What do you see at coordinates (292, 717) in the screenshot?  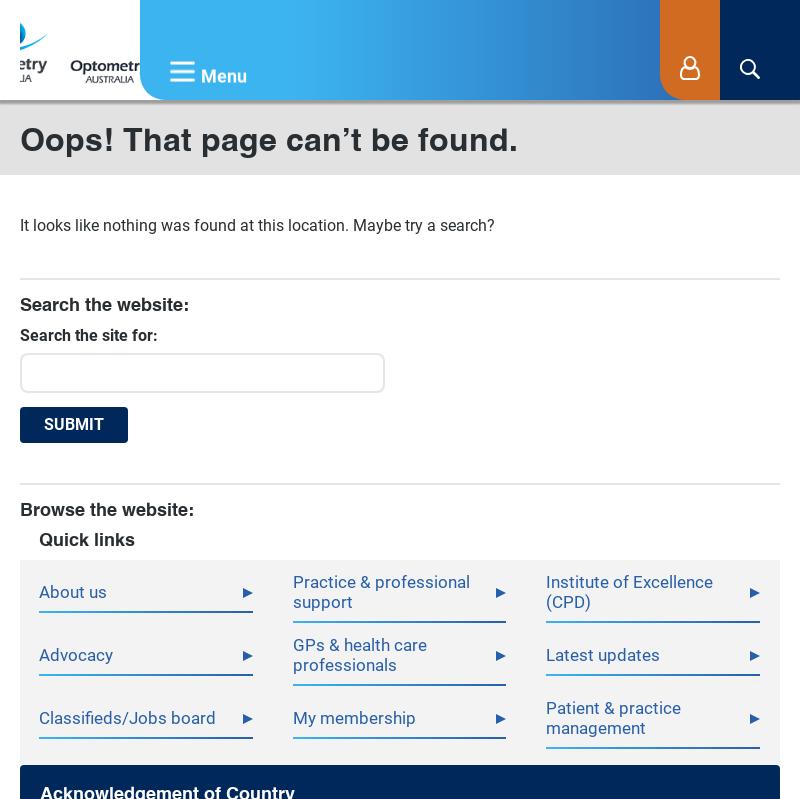 I see `'My membership'` at bounding box center [292, 717].